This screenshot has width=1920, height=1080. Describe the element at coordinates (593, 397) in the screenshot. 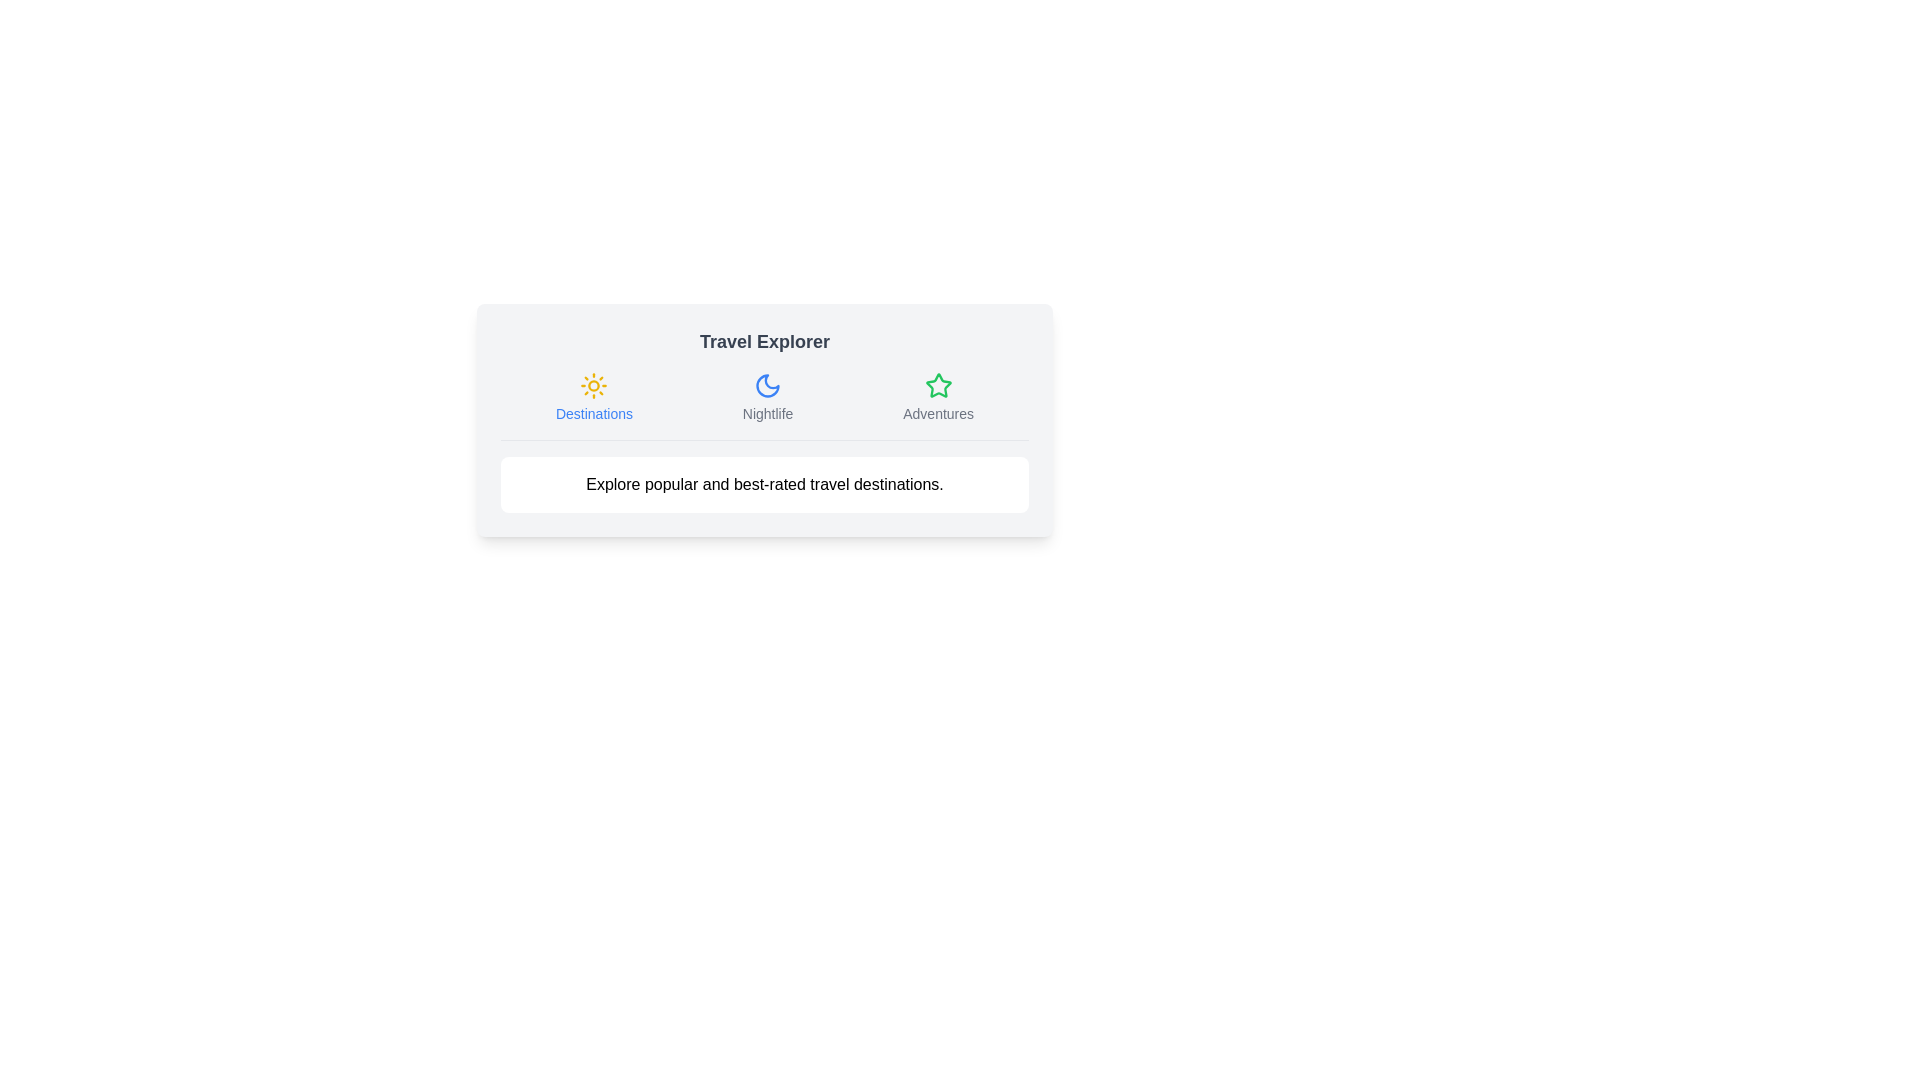

I see `the tab labeled Destinations to inspect its icon and label` at that location.